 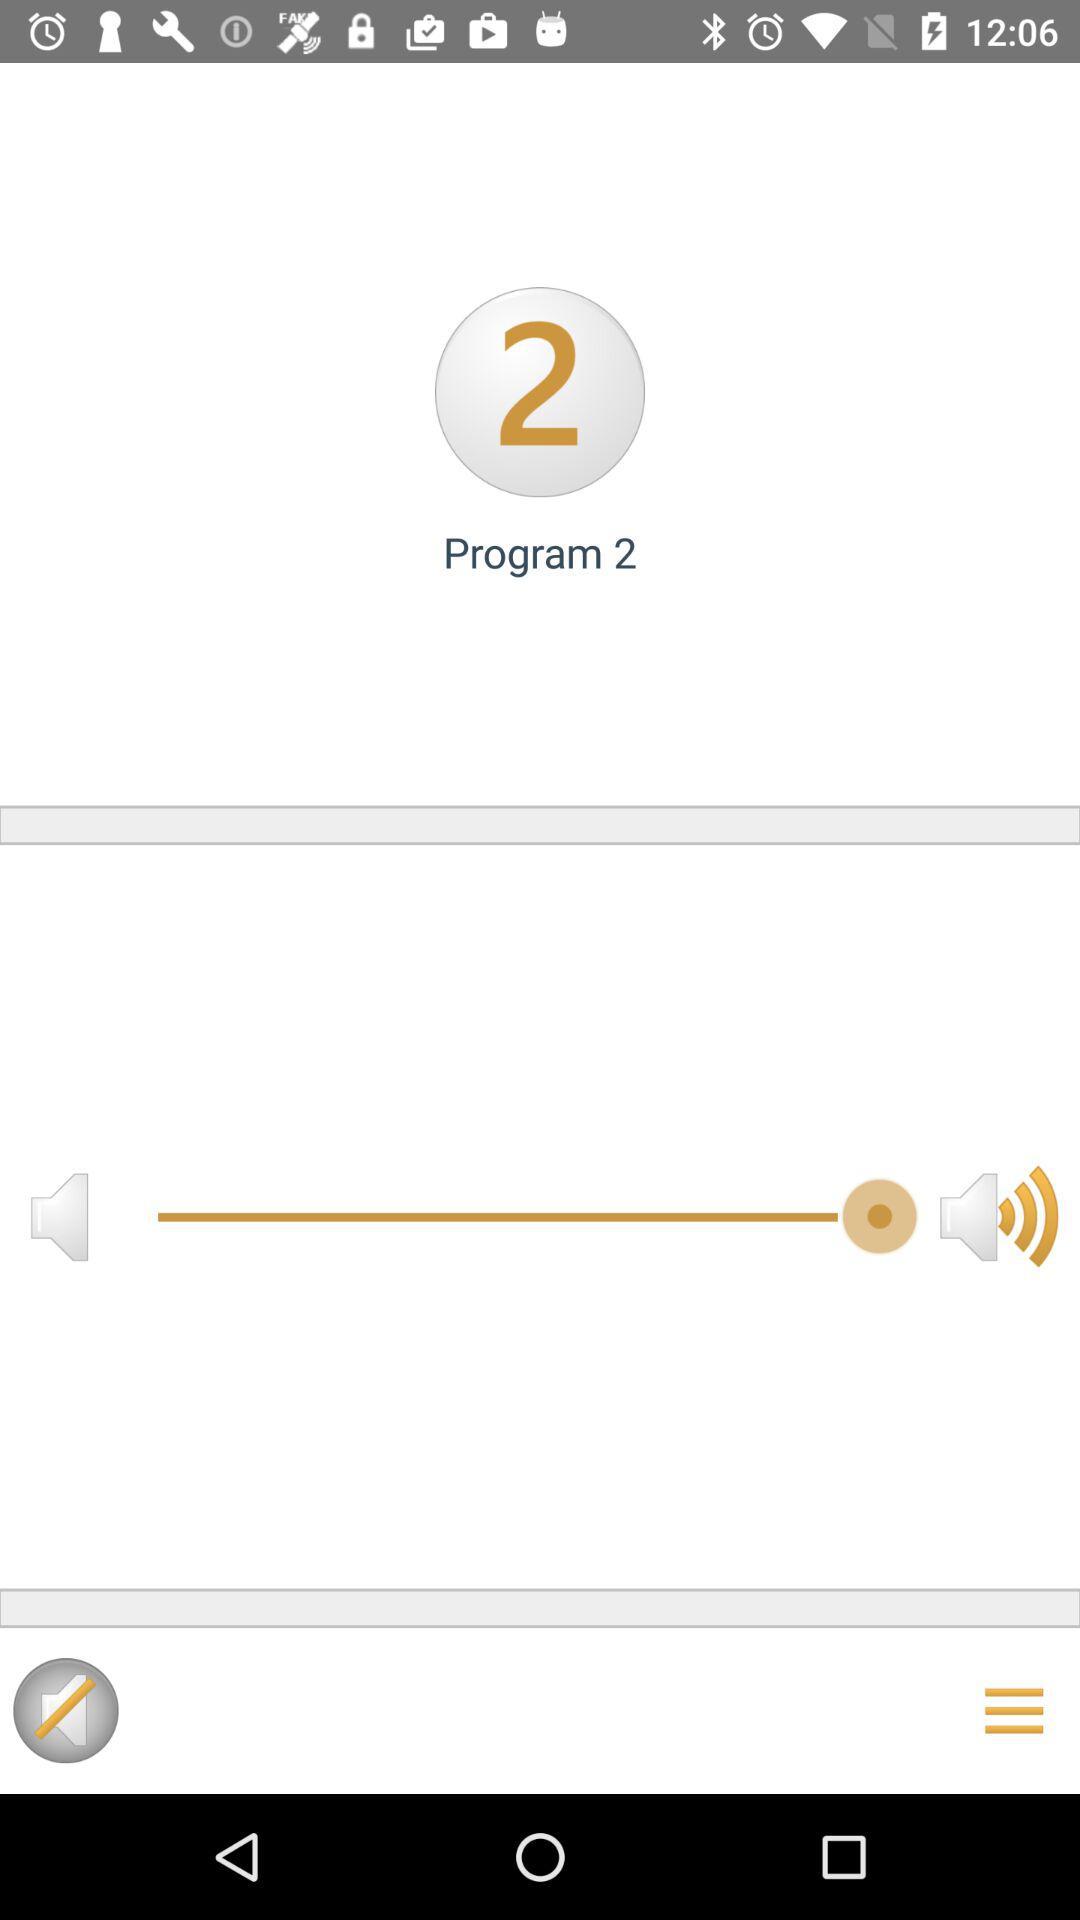 What do you see at coordinates (58, 1215) in the screenshot?
I see `mute or sound off` at bounding box center [58, 1215].